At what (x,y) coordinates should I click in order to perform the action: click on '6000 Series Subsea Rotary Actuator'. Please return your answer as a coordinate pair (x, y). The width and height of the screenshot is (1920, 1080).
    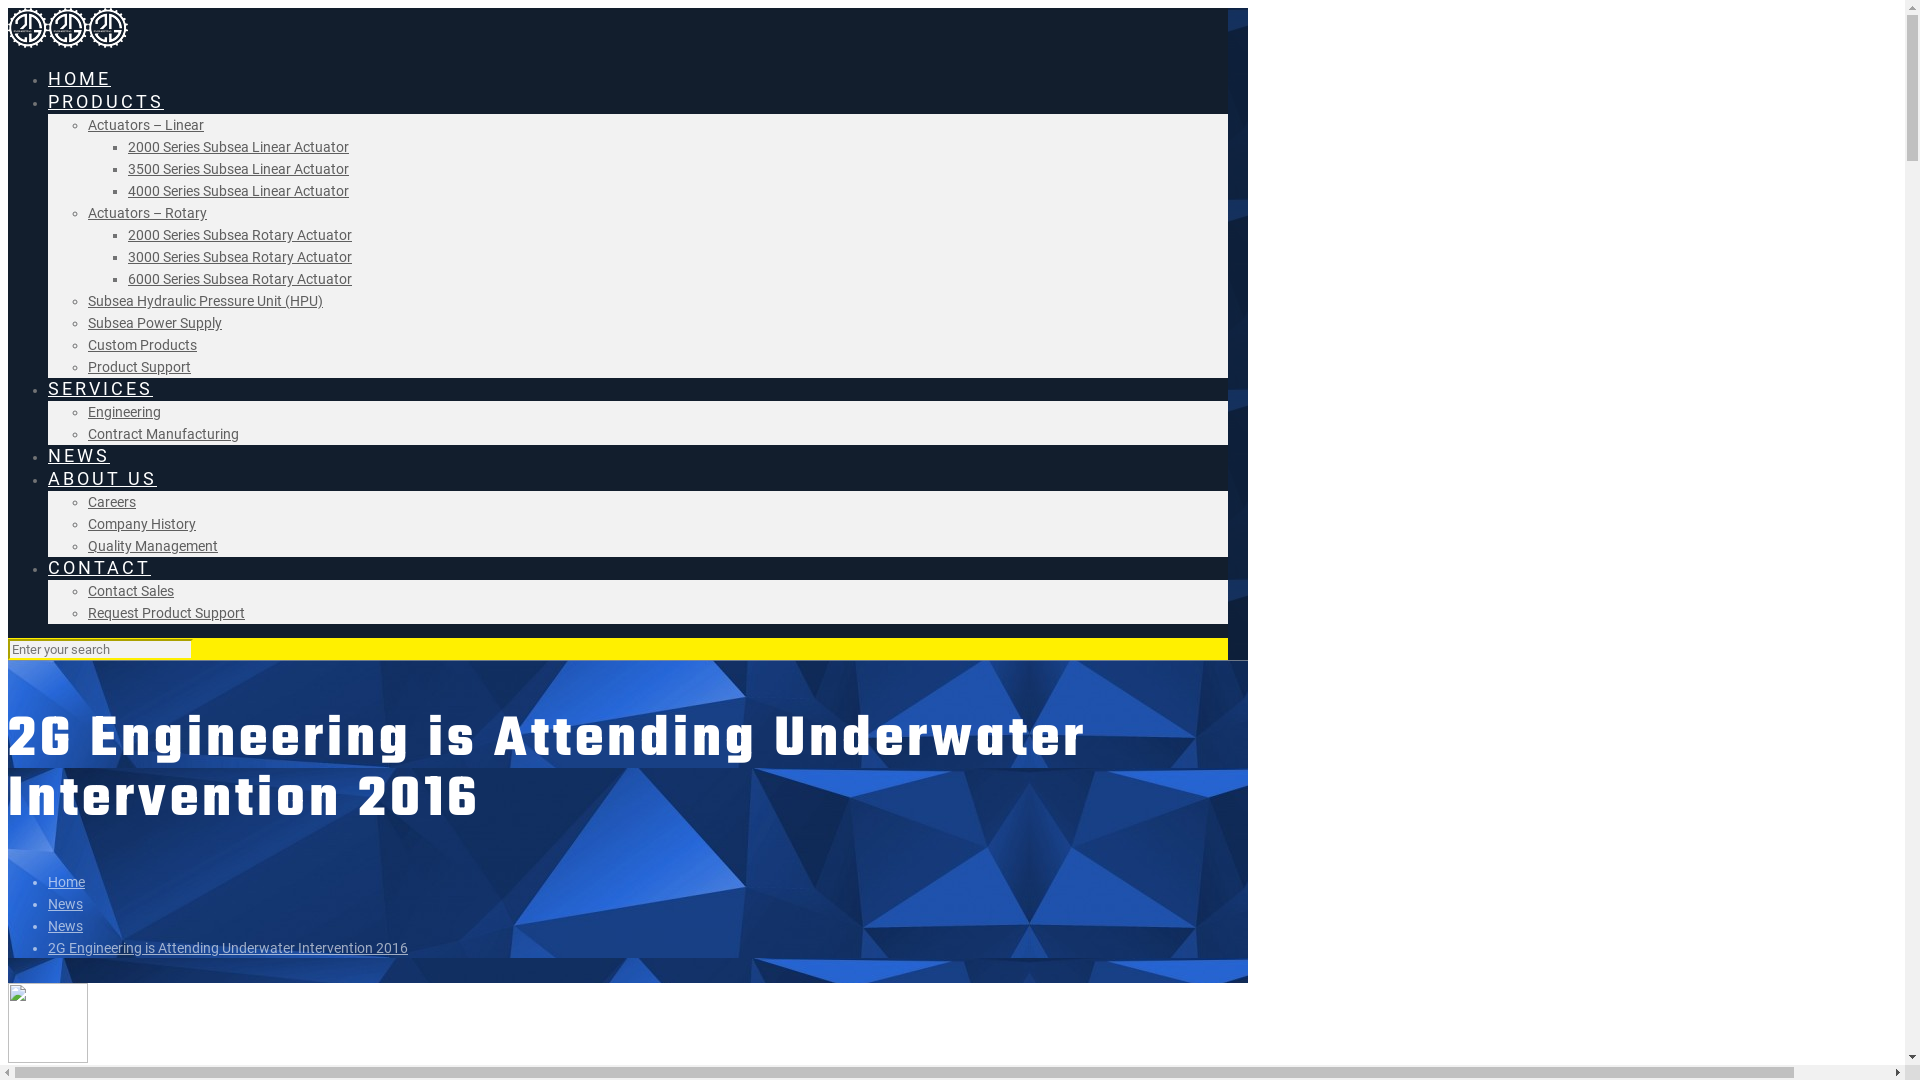
    Looking at the image, I should click on (240, 278).